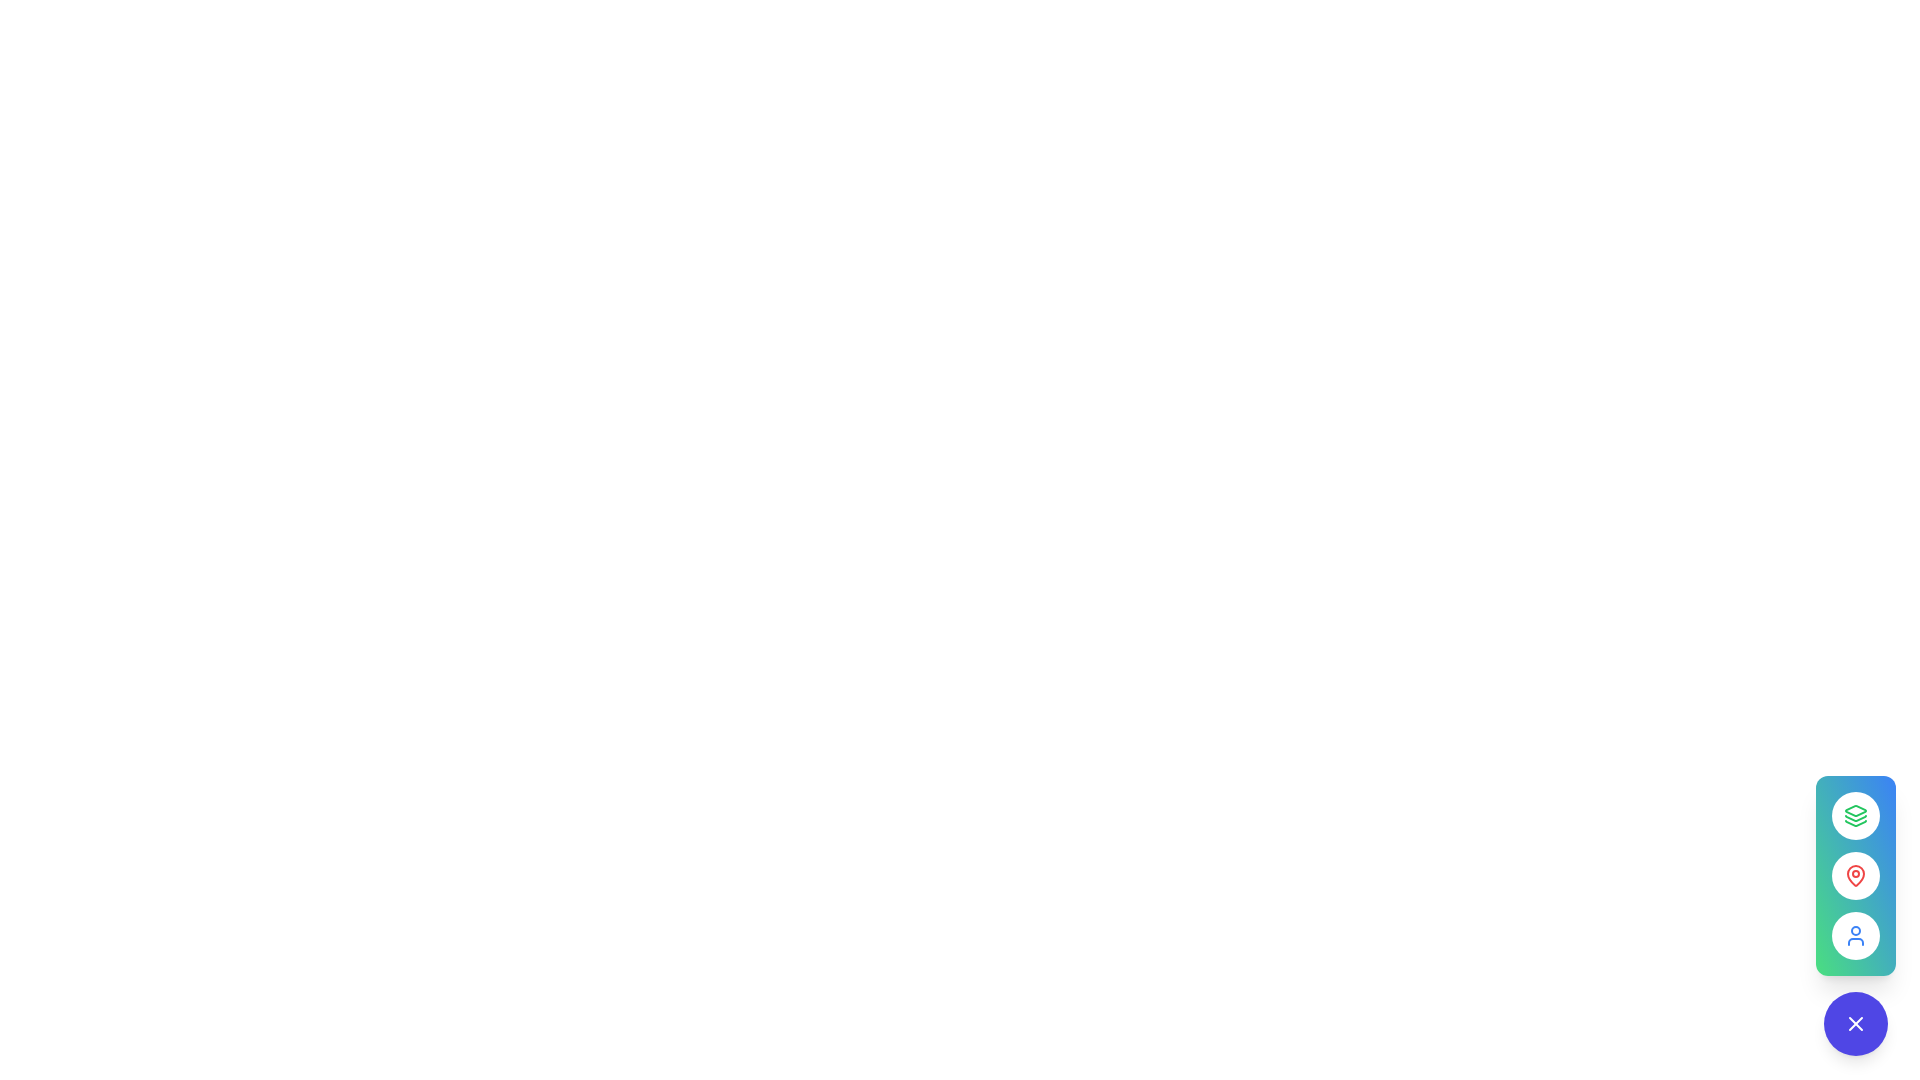  I want to click on the second icon from the top in the vertical stack on the right side of the interface, which visually represents a location pin, so click(1855, 874).